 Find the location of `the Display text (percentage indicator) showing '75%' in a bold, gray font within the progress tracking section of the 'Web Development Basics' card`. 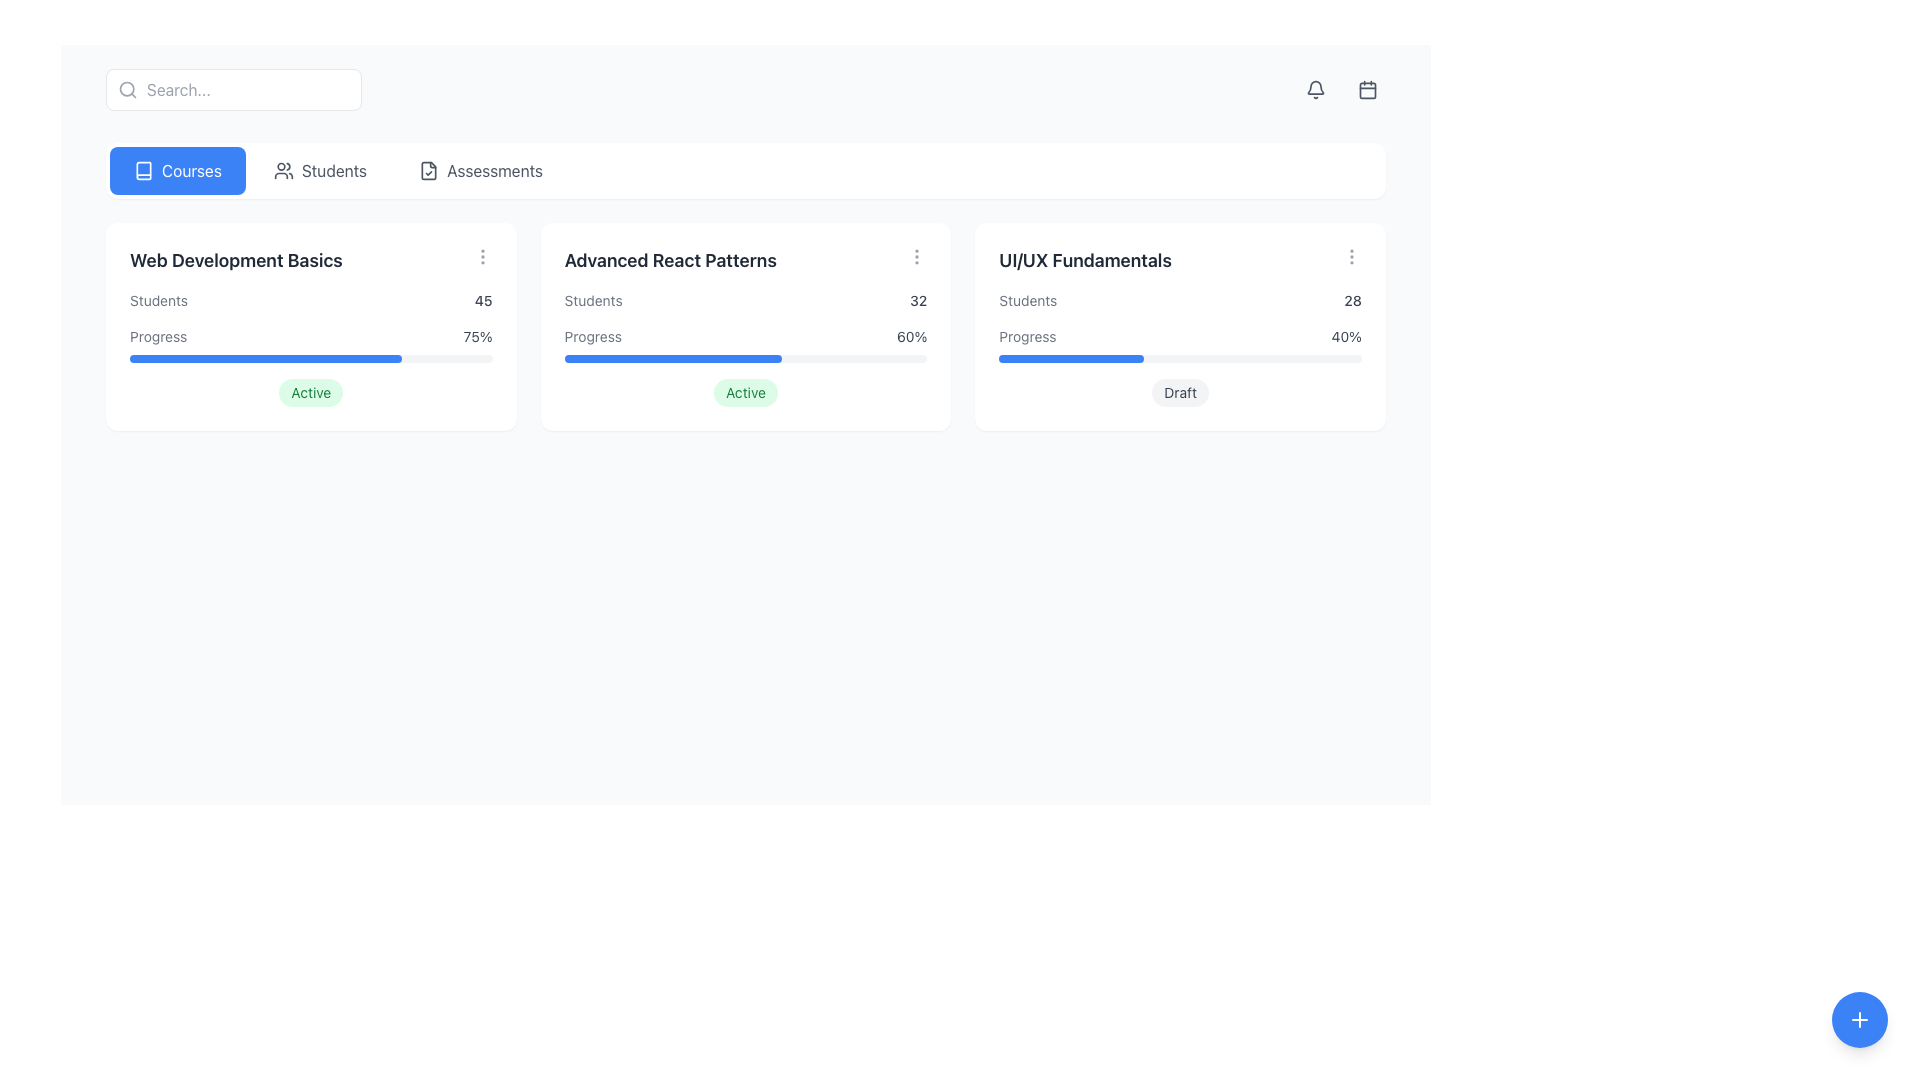

the Display text (percentage indicator) showing '75%' in a bold, gray font within the progress tracking section of the 'Web Development Basics' card is located at coordinates (477, 335).